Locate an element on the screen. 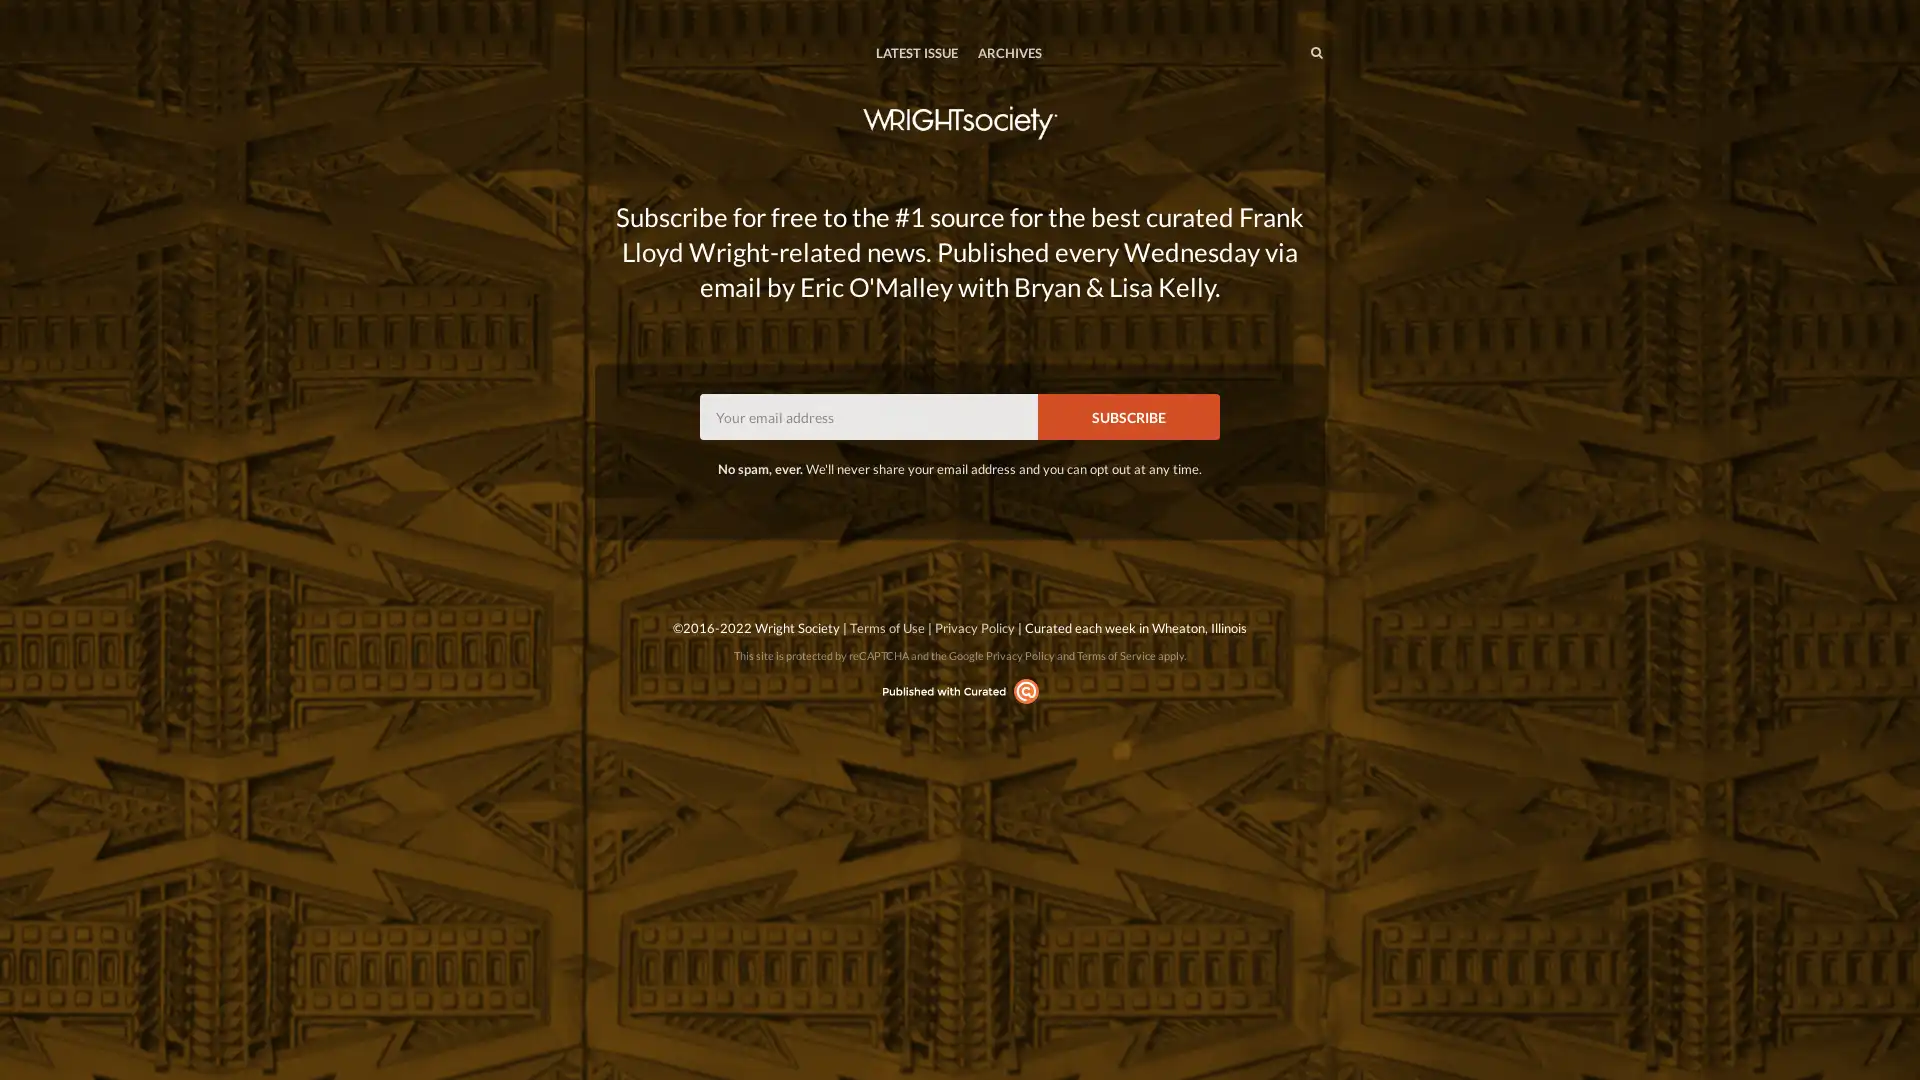 The width and height of the screenshot is (1920, 1080). TOGGLE MENU is located at coordinates (598, 14).